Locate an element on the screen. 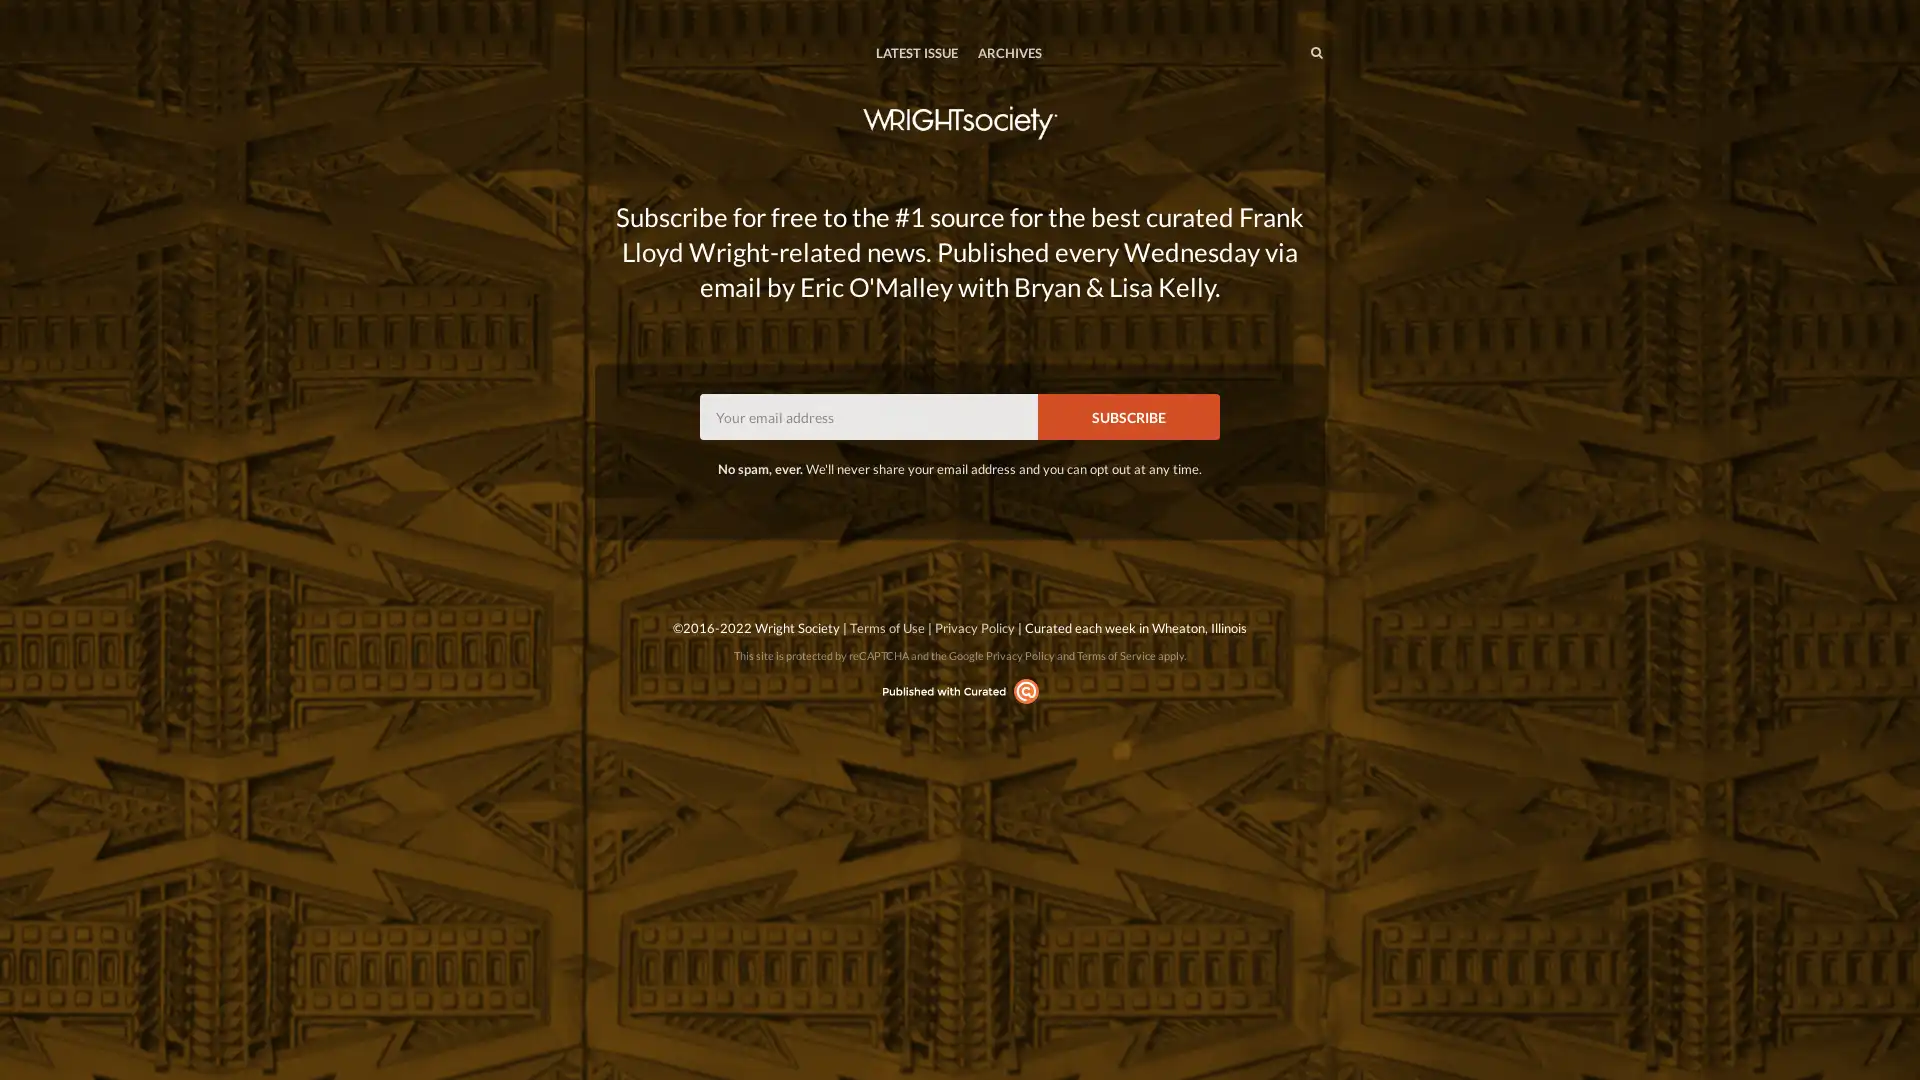 The width and height of the screenshot is (1920, 1080). TOGGLE MENU is located at coordinates (598, 14).